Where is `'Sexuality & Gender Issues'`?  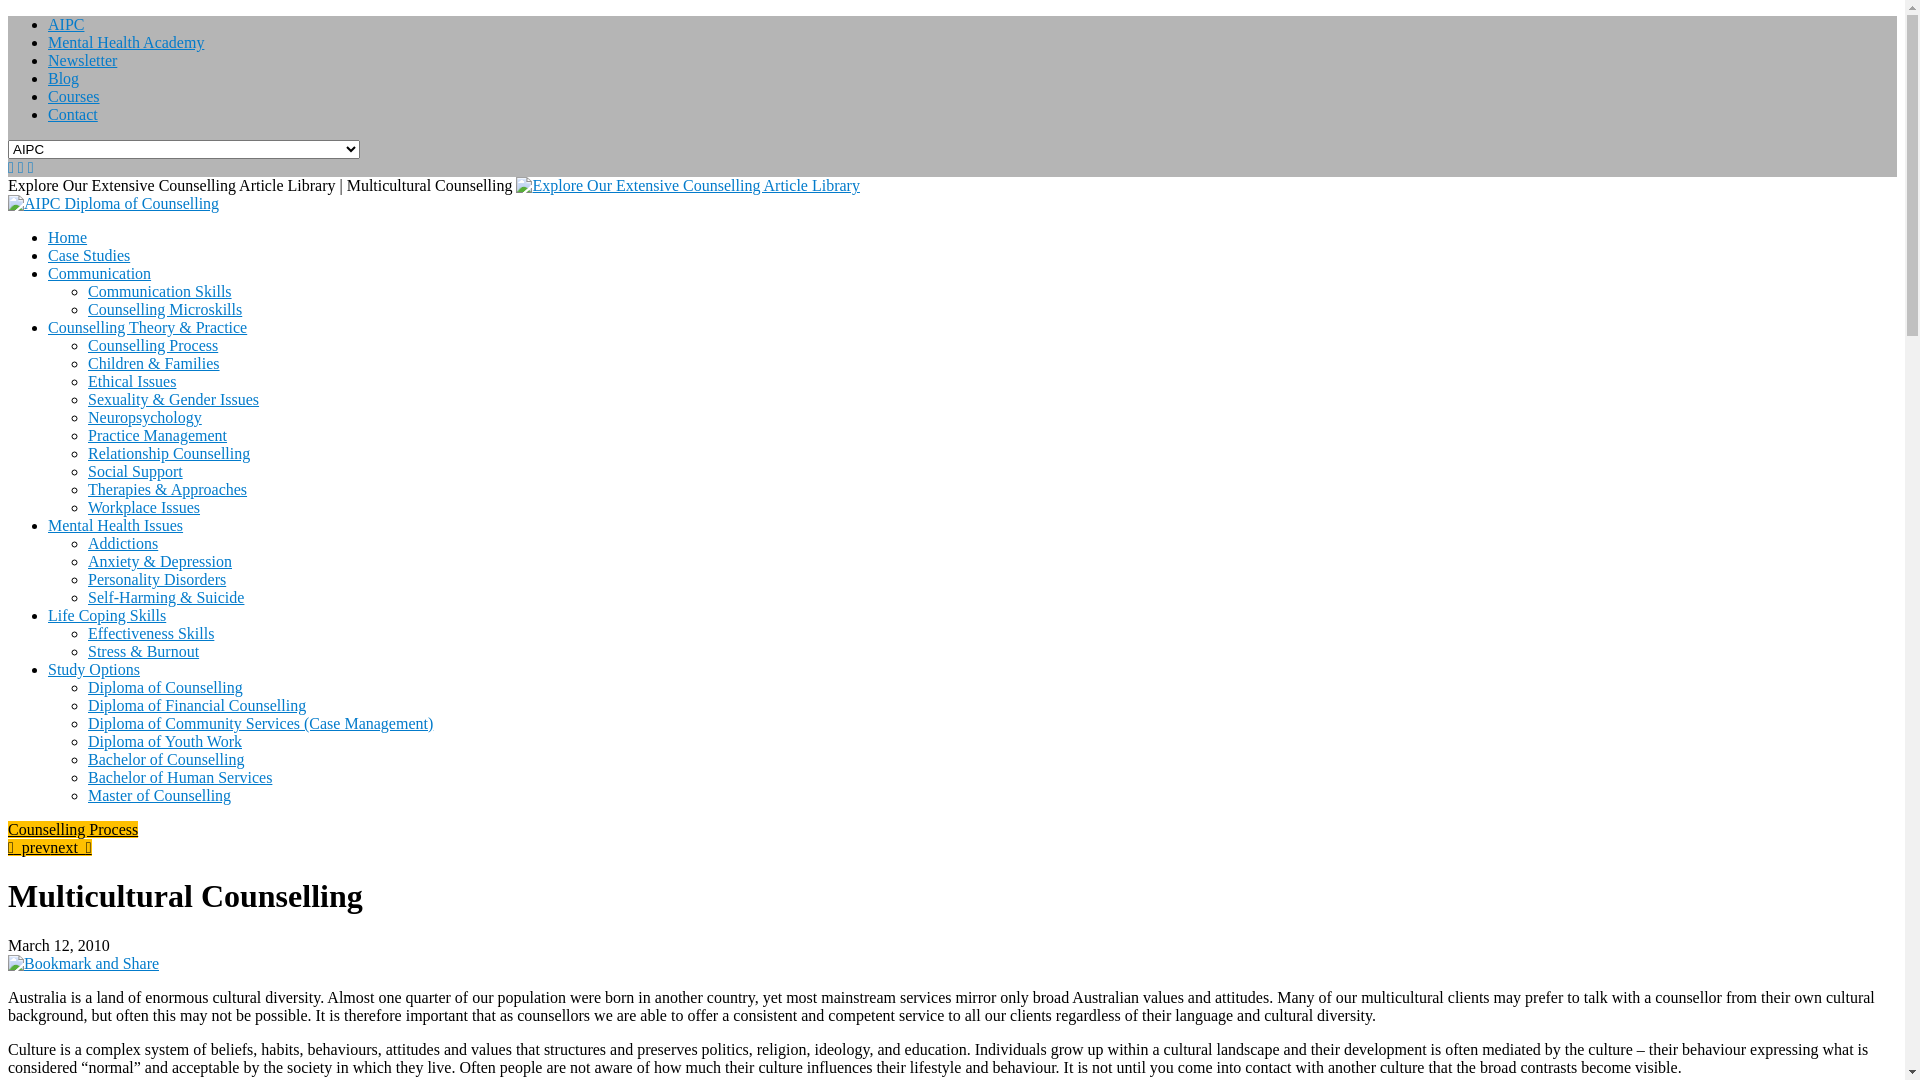 'Sexuality & Gender Issues' is located at coordinates (173, 399).